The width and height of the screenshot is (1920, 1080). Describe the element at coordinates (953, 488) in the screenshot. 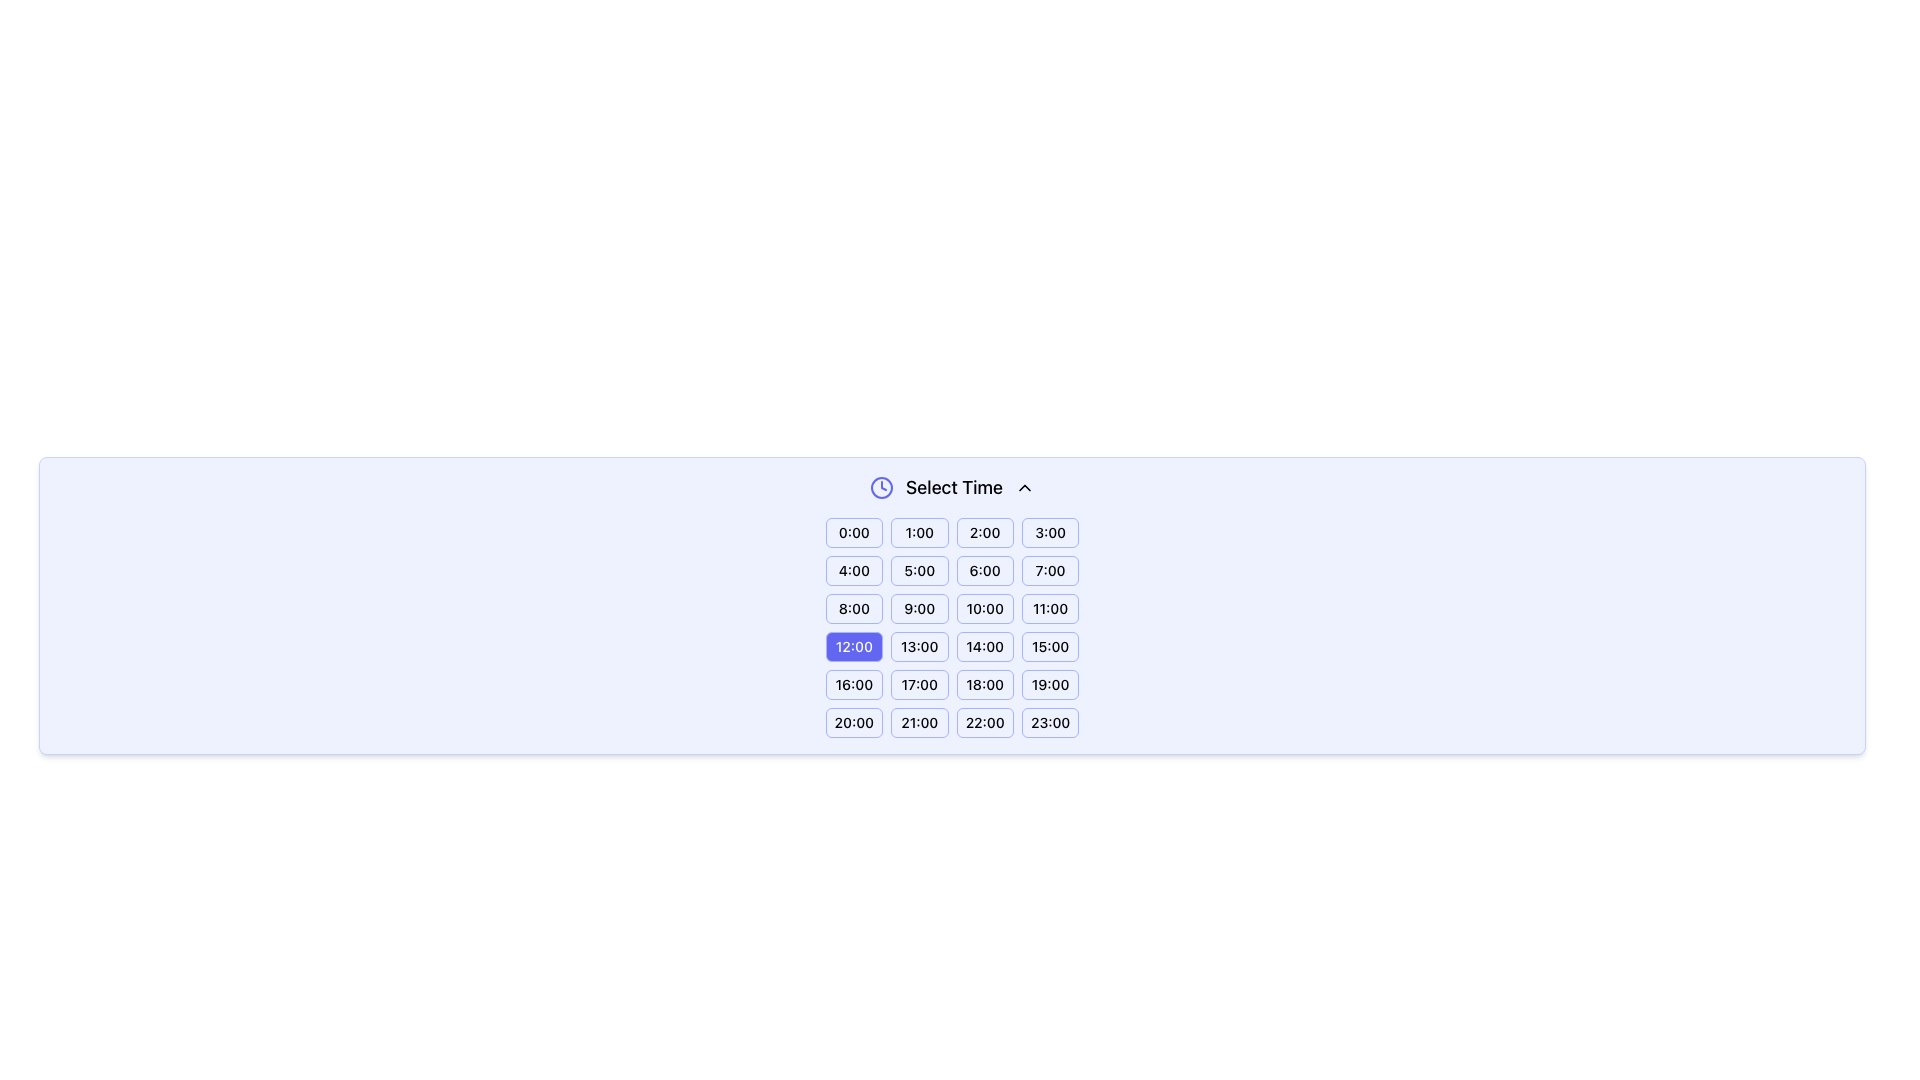

I see `the Text Label that provides context for the dropdown interaction, located between a clock icon and a downward chevron icon` at that location.